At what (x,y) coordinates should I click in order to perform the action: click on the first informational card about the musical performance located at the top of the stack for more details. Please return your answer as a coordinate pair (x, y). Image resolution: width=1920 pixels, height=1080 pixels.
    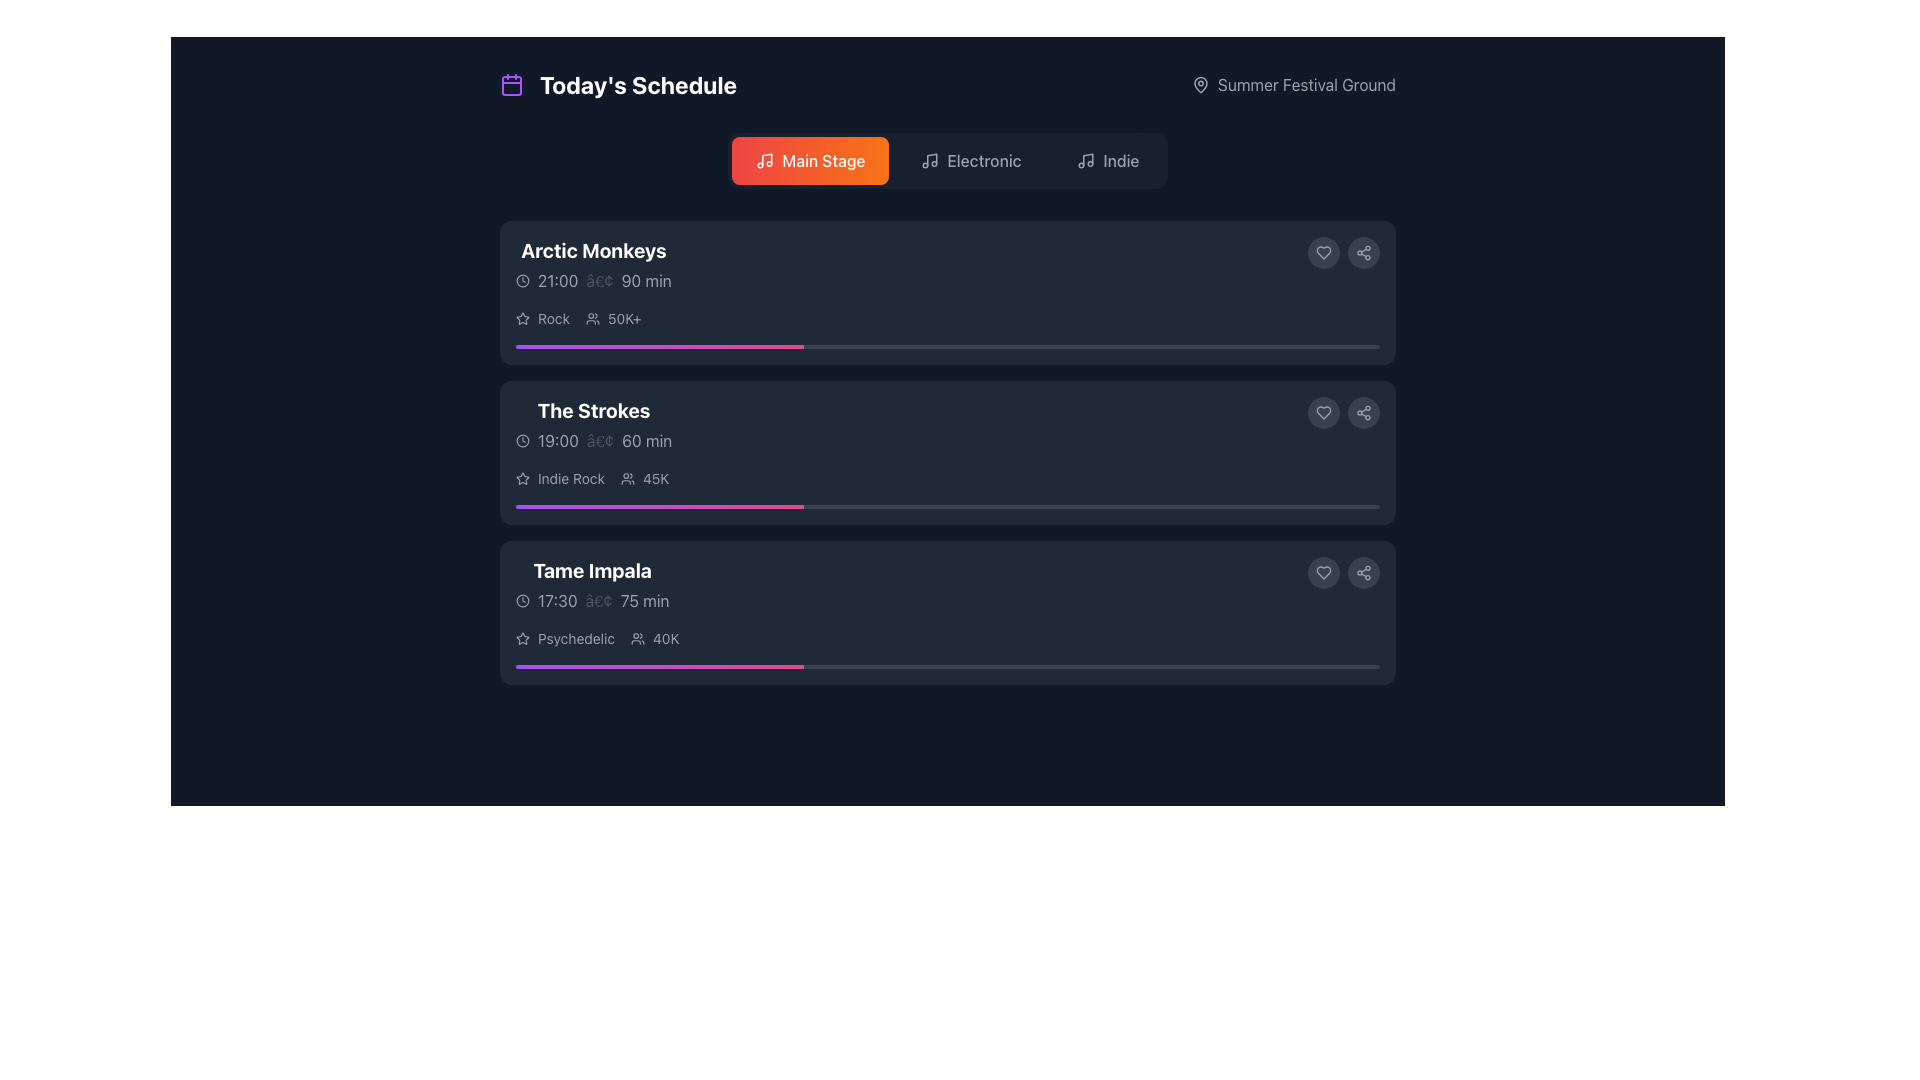
    Looking at the image, I should click on (947, 293).